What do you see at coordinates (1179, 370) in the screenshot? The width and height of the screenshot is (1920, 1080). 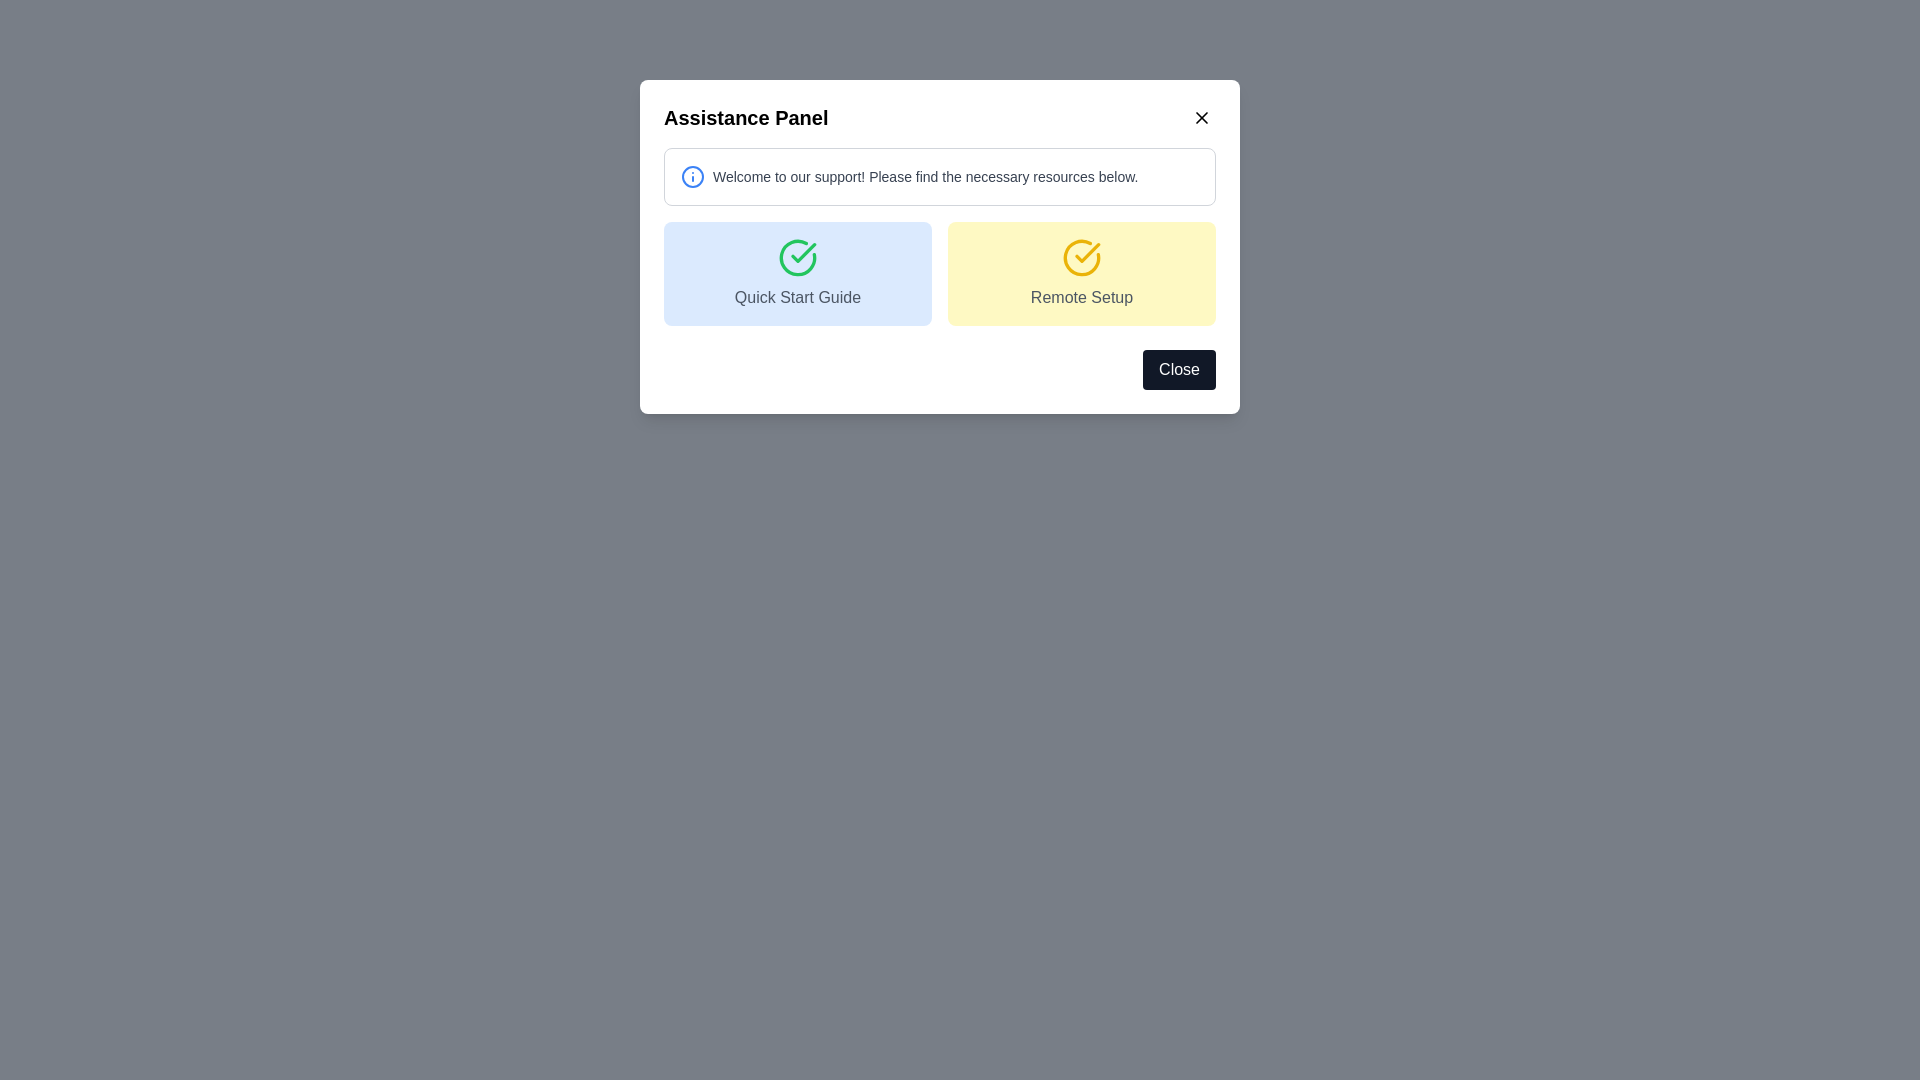 I see `the close button located at the bottom-right corner of the modal dialog` at bounding box center [1179, 370].